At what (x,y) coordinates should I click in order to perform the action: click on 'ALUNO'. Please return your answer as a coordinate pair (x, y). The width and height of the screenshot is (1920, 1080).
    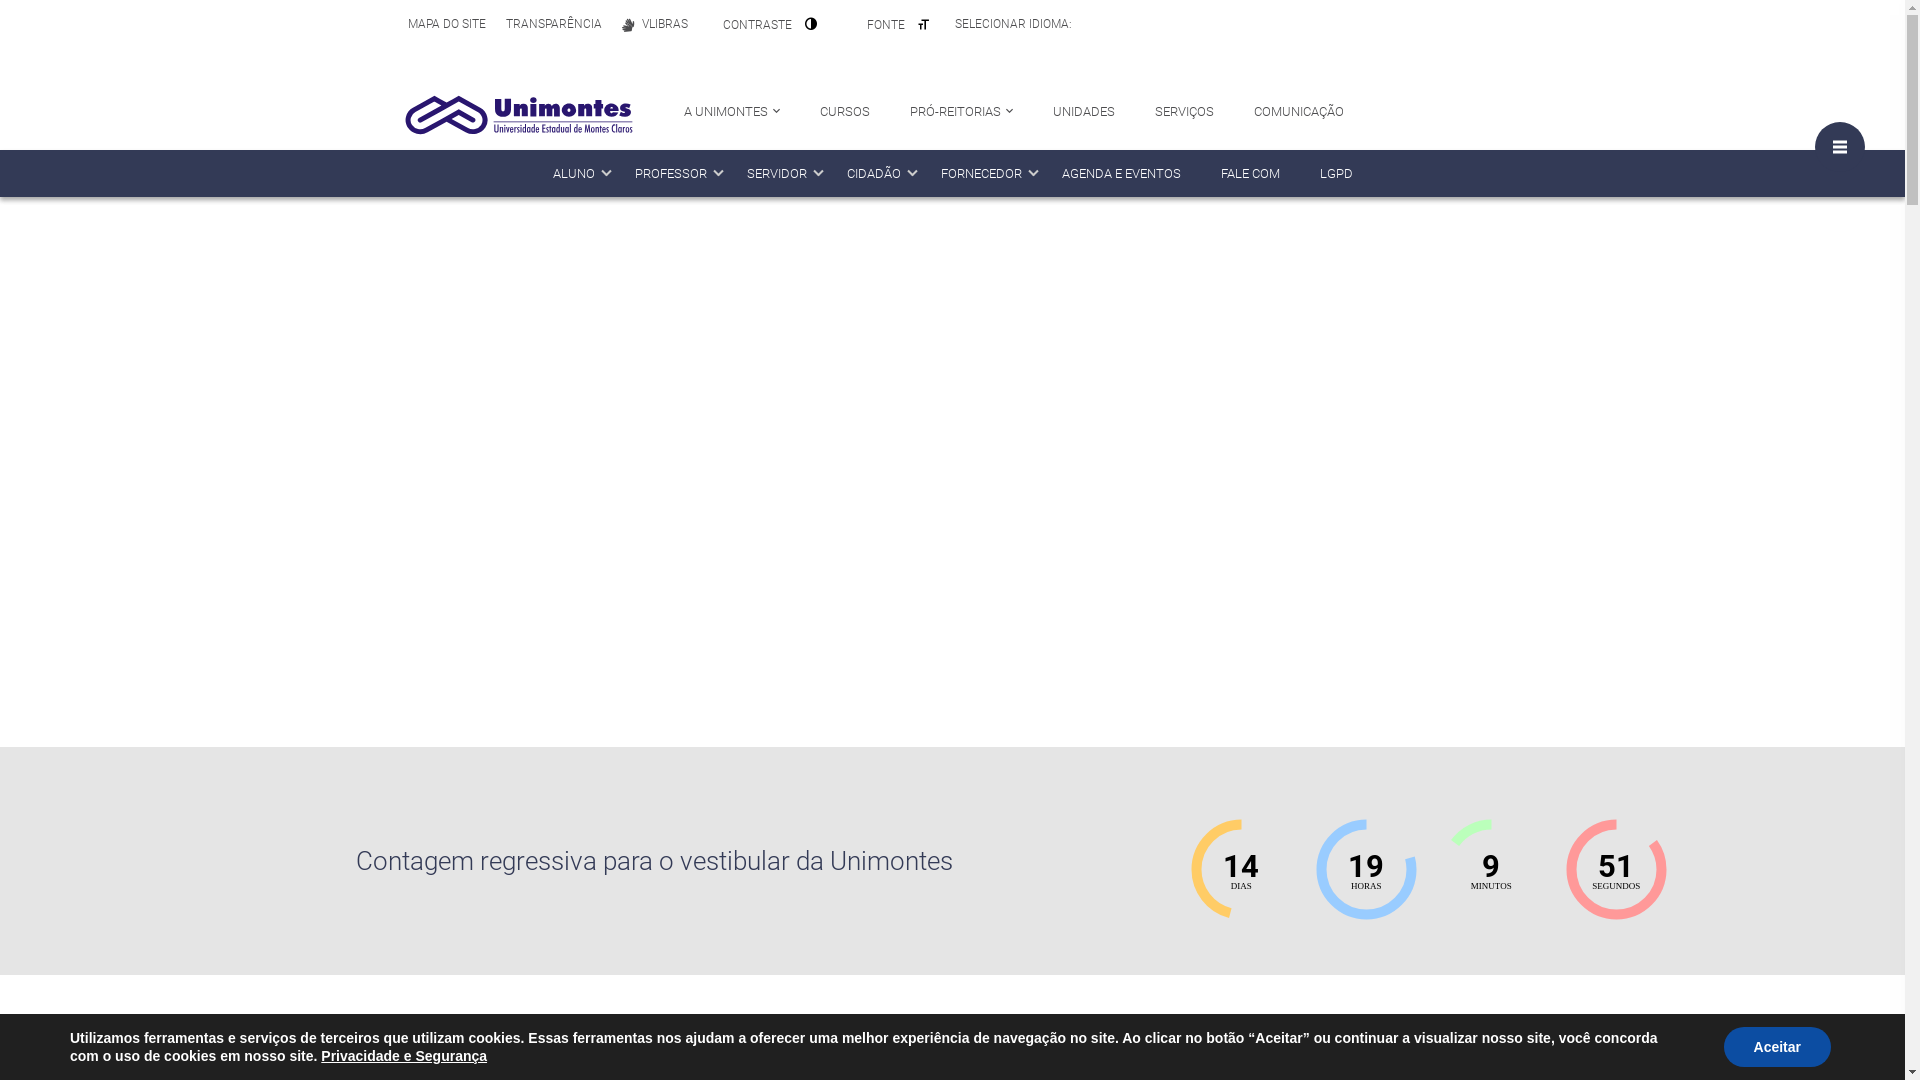
    Looking at the image, I should click on (532, 172).